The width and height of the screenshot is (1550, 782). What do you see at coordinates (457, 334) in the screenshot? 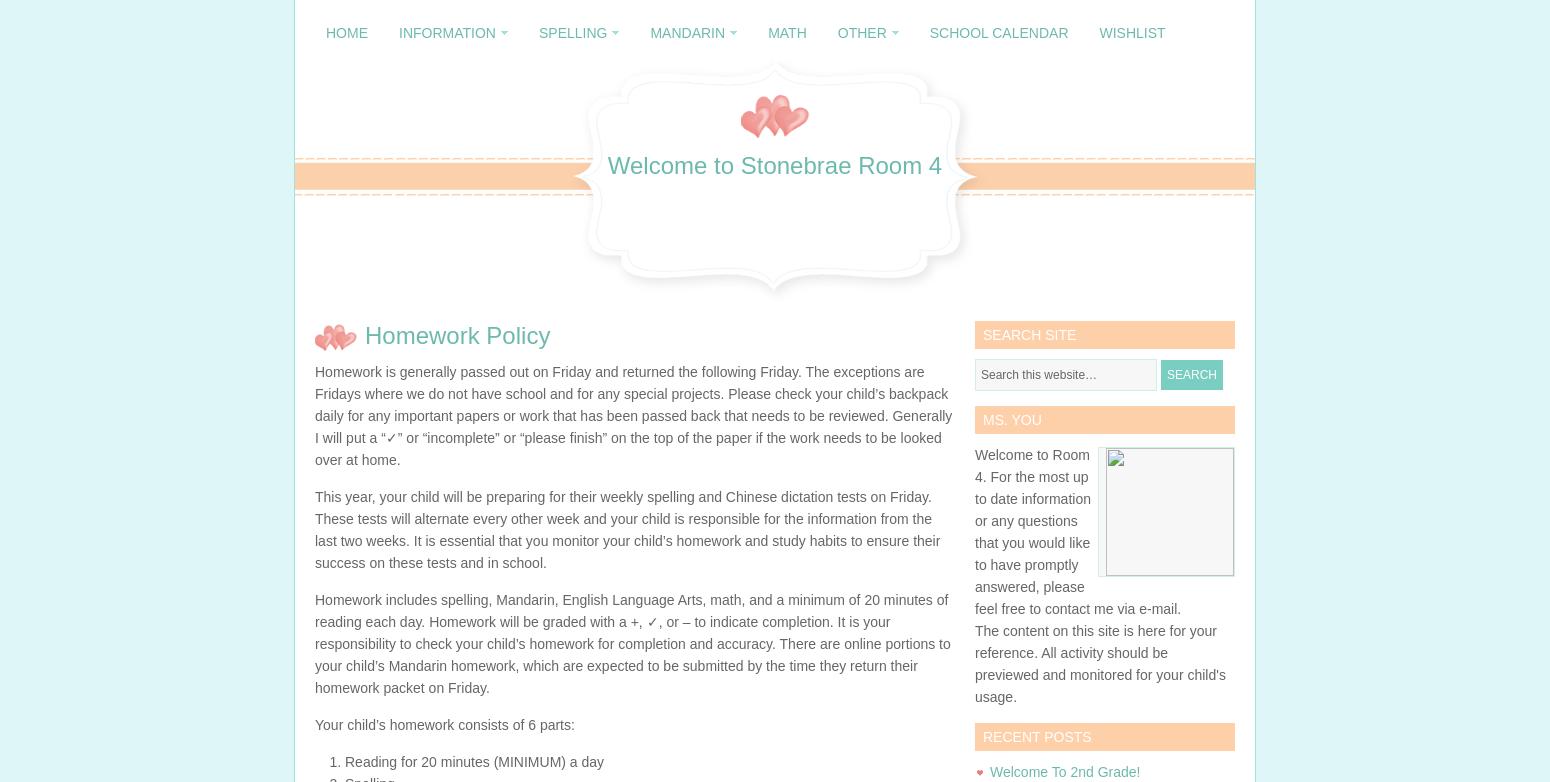
I see `'Homework Policy'` at bounding box center [457, 334].